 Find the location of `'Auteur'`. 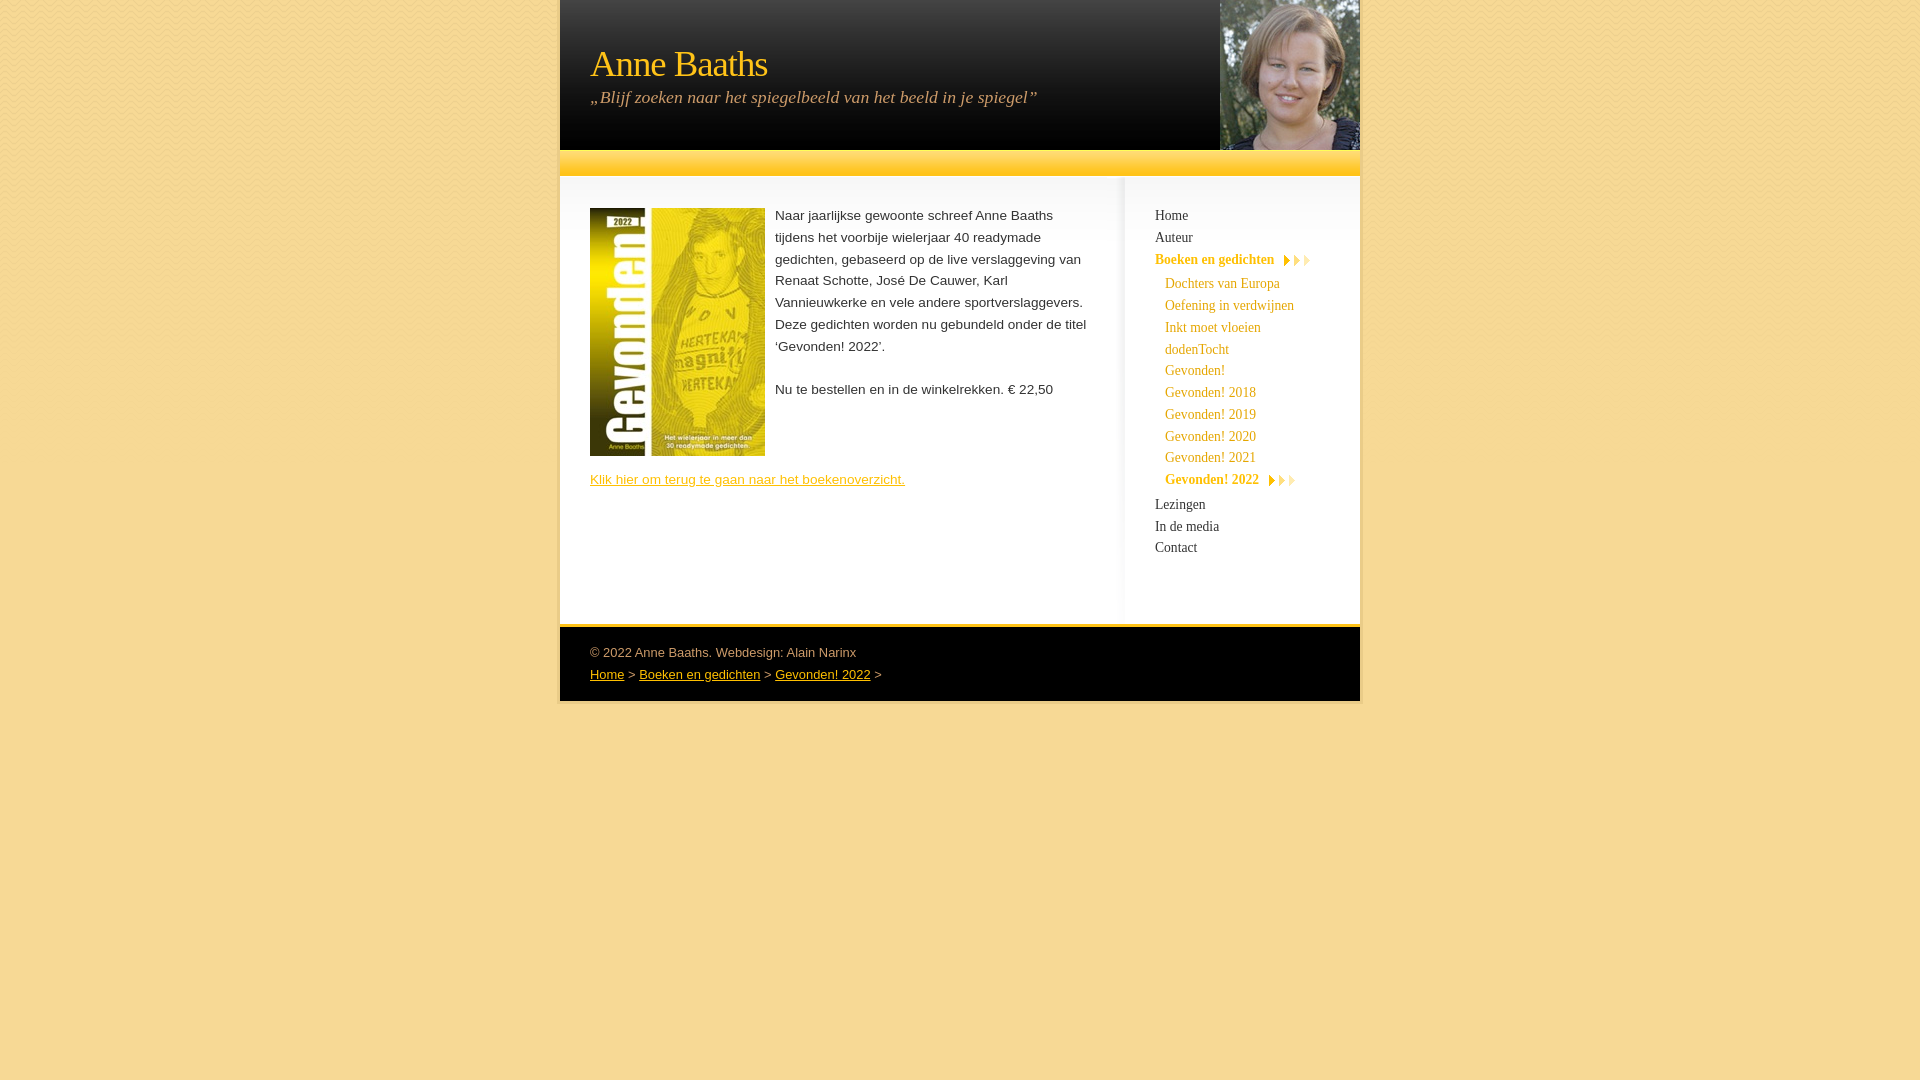

'Auteur' is located at coordinates (1174, 236).